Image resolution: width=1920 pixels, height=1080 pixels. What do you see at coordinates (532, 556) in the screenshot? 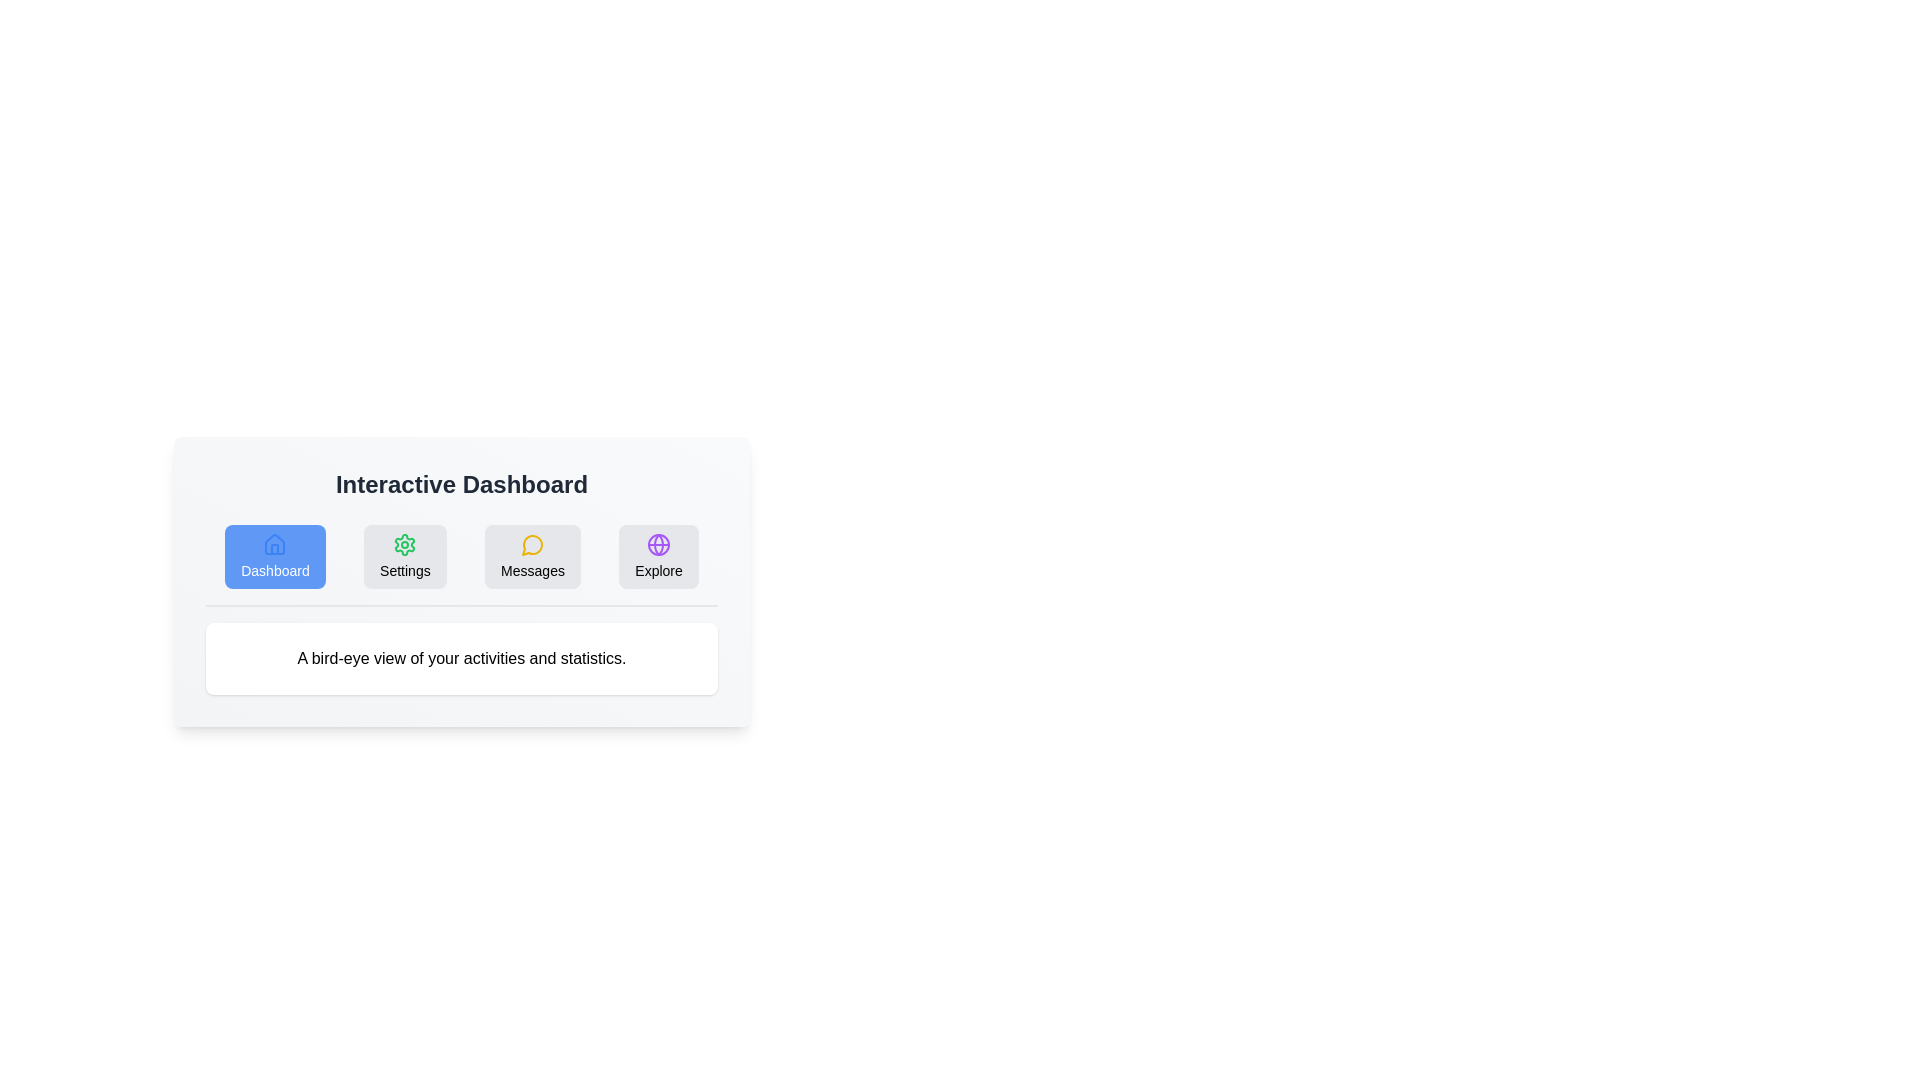
I see `the 'Messages' tab to view messages` at bounding box center [532, 556].